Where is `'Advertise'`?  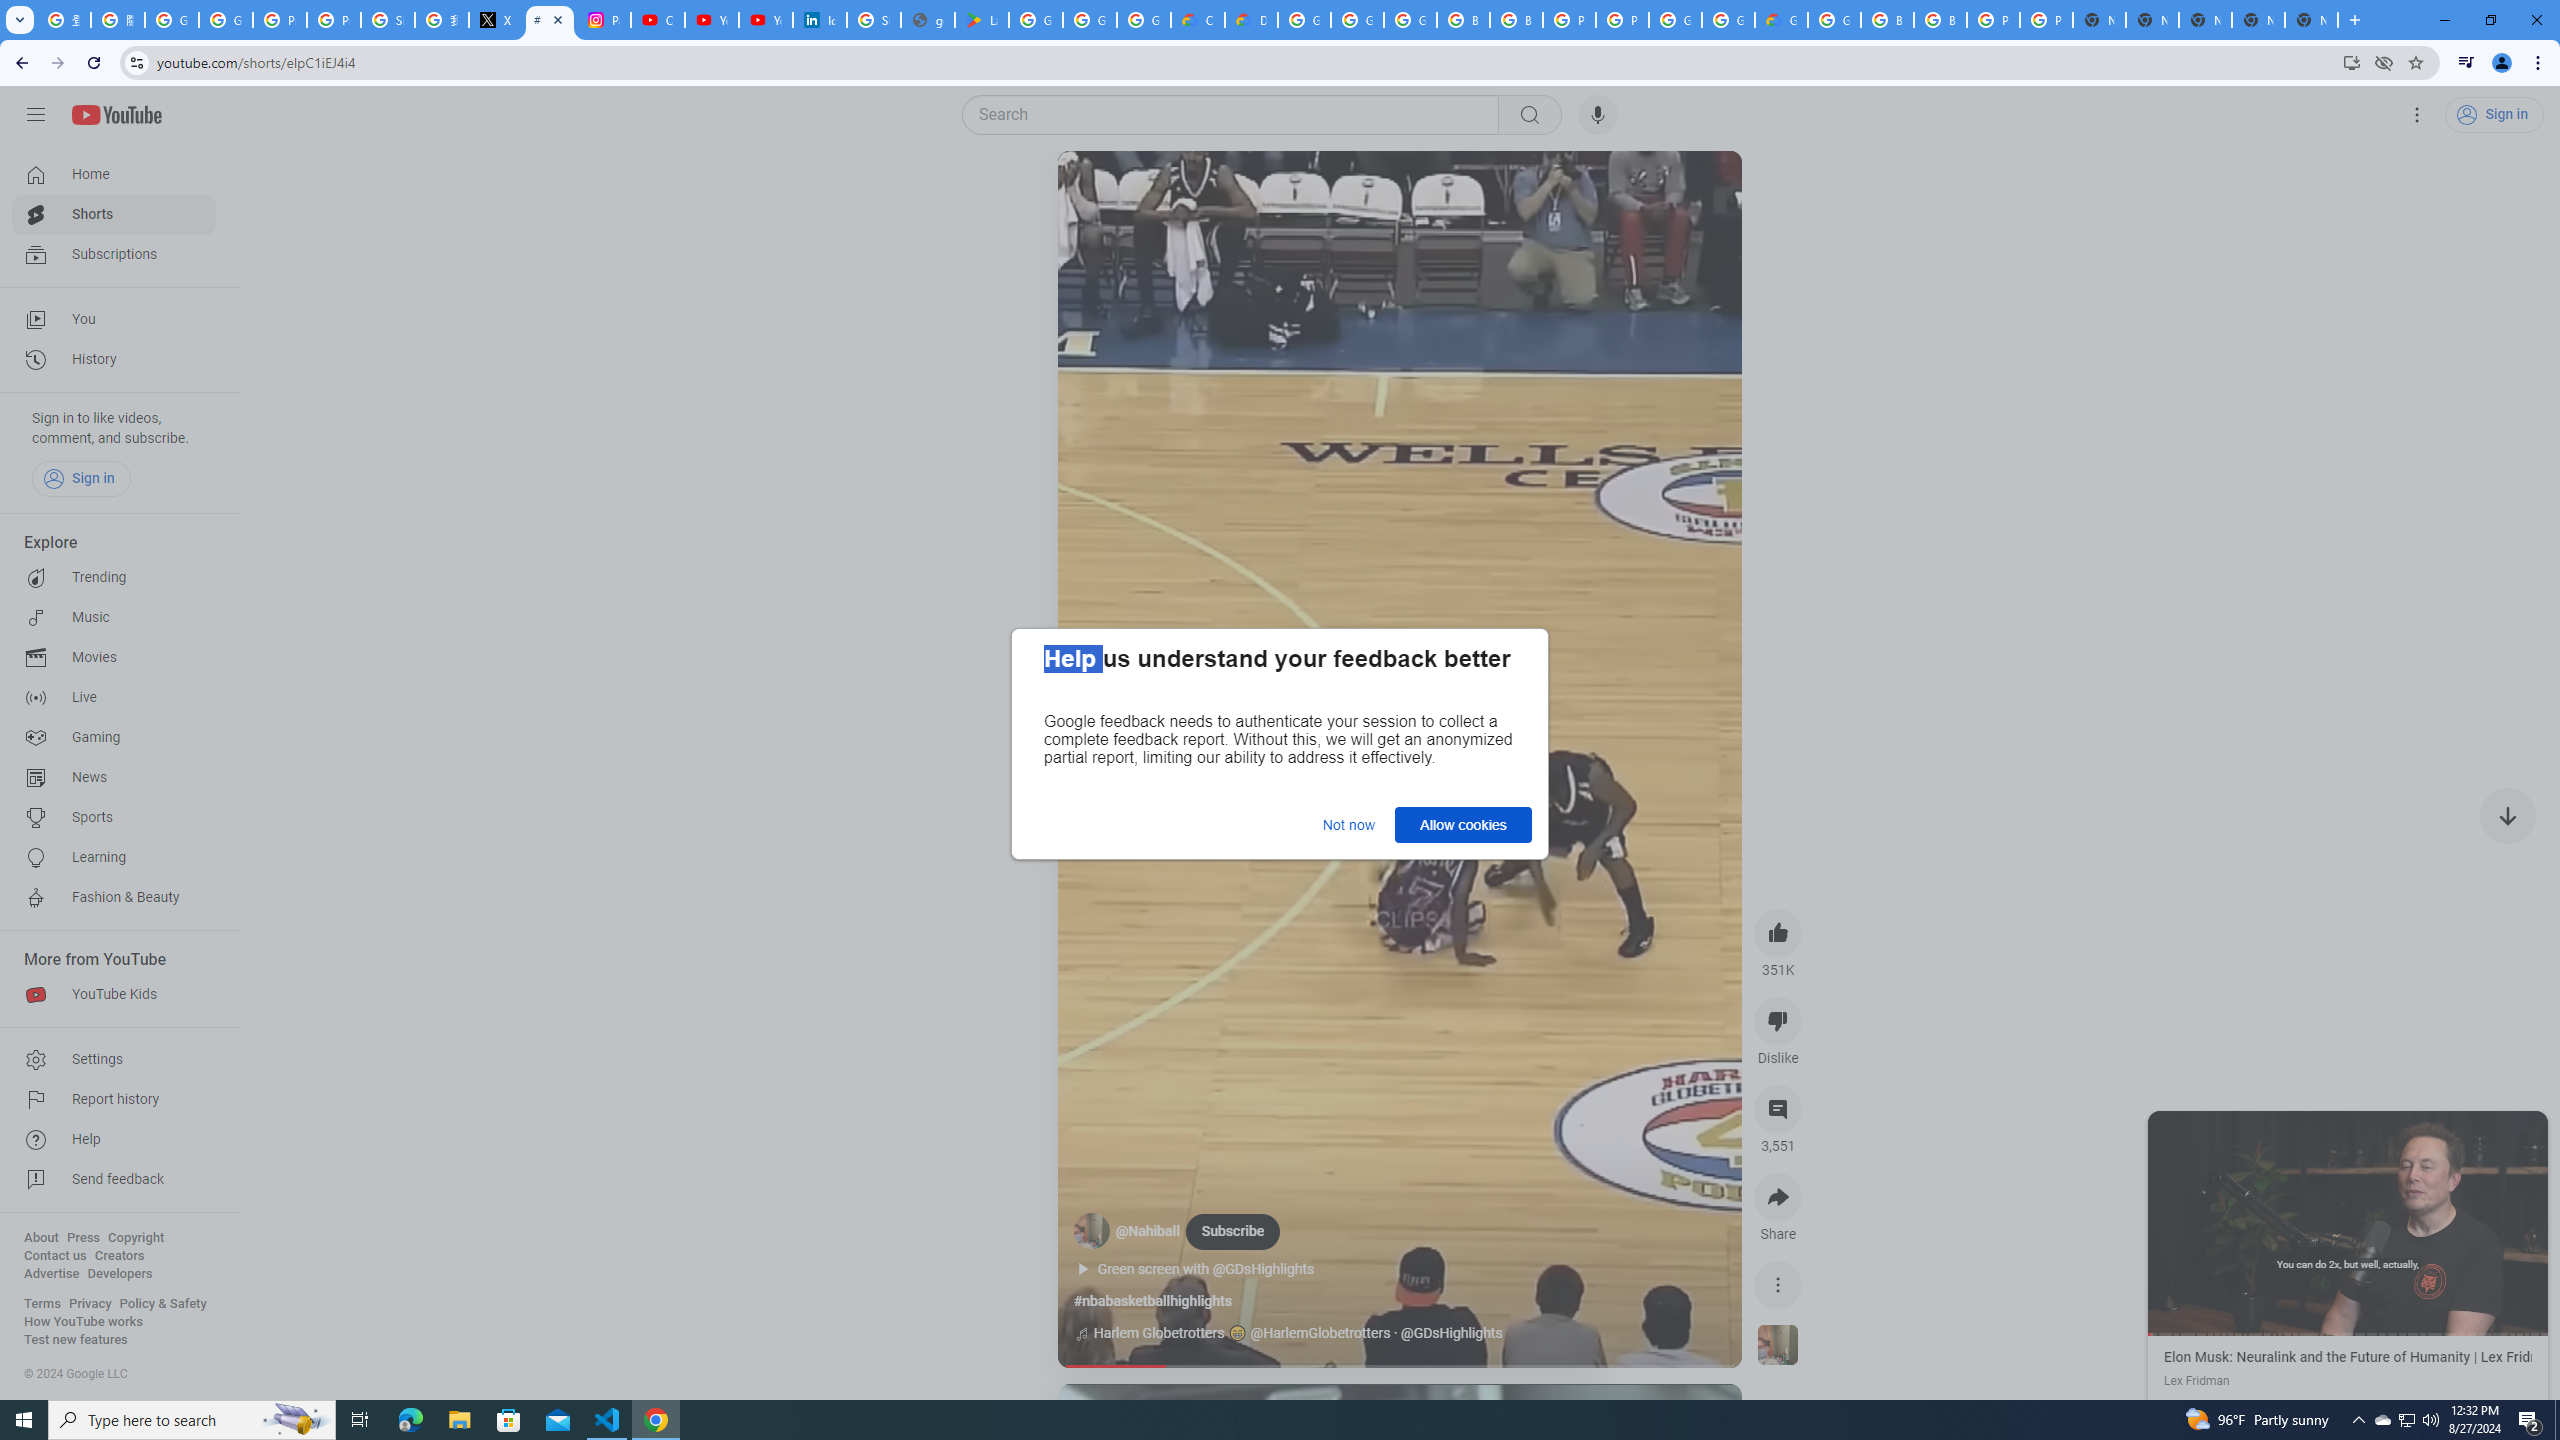 'Advertise' is located at coordinates (50, 1272).